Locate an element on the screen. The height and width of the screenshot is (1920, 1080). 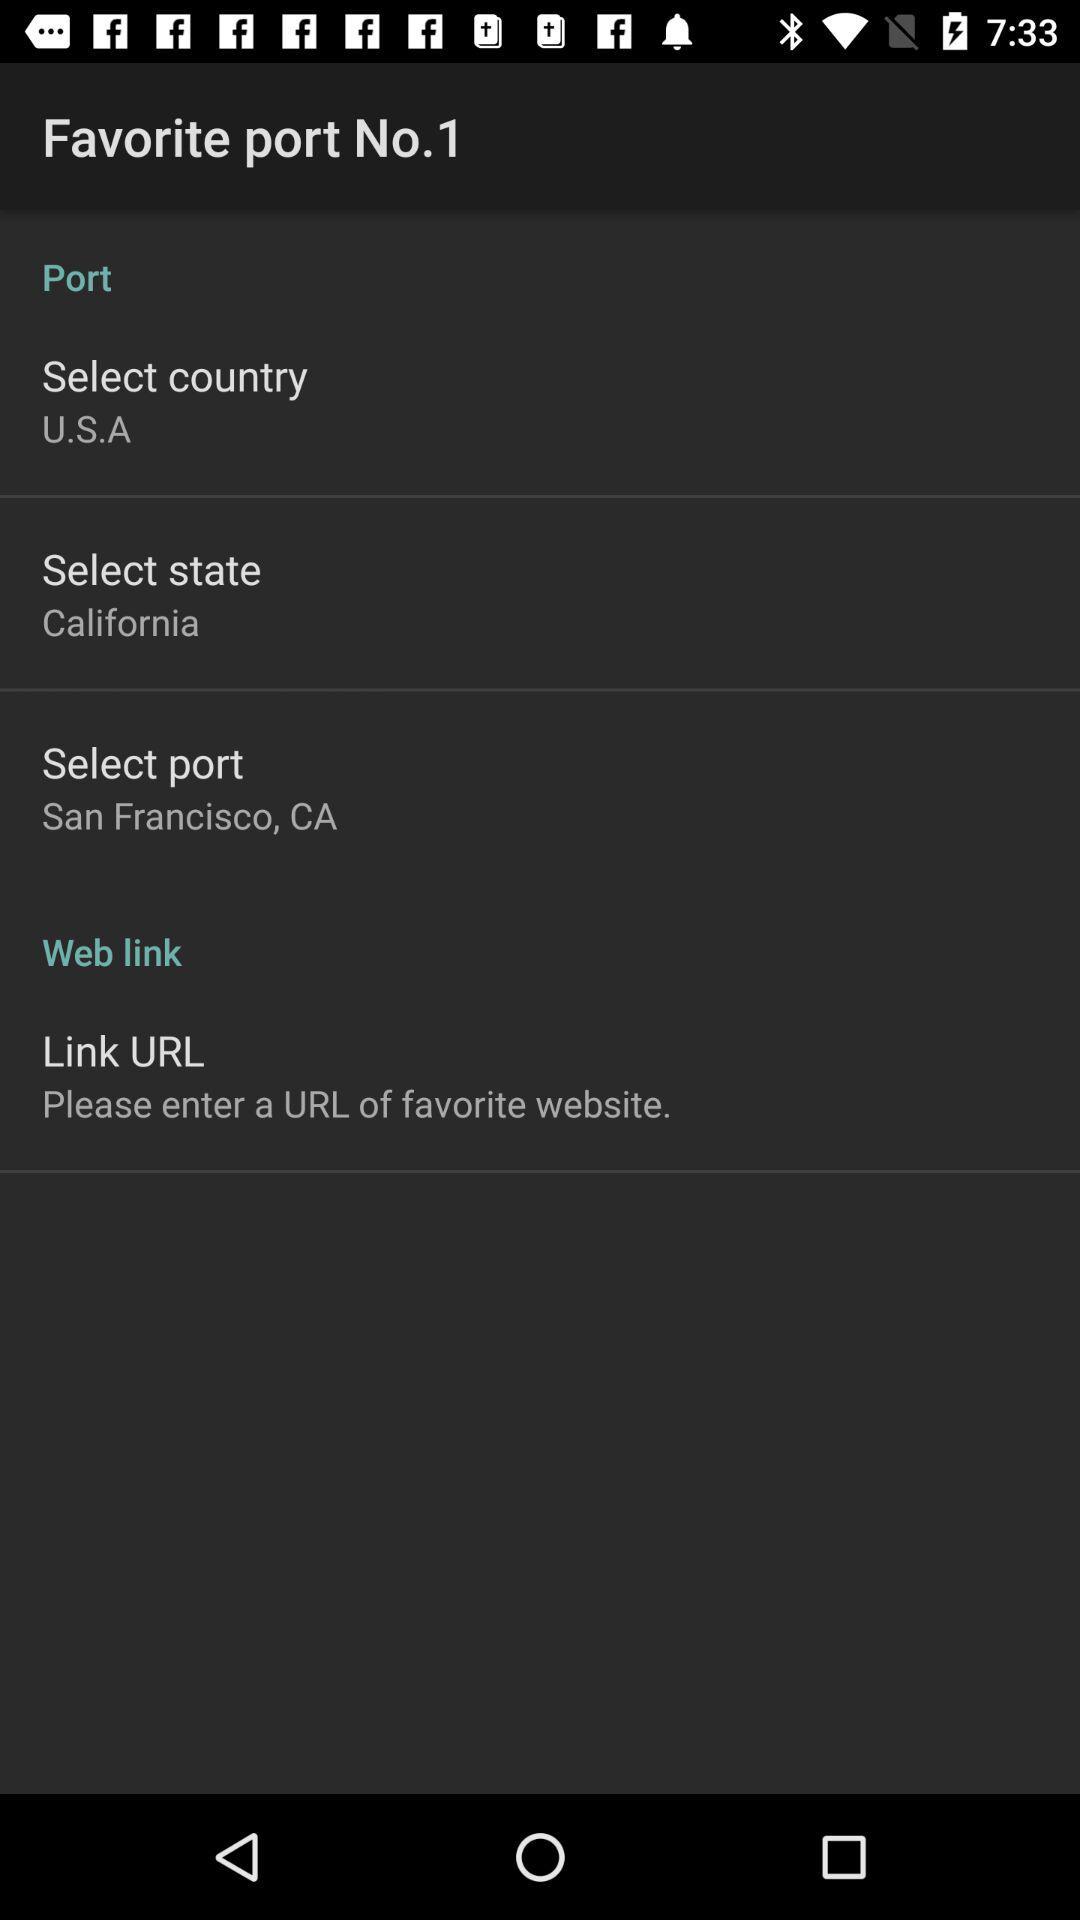
app above please enter a item is located at coordinates (123, 1049).